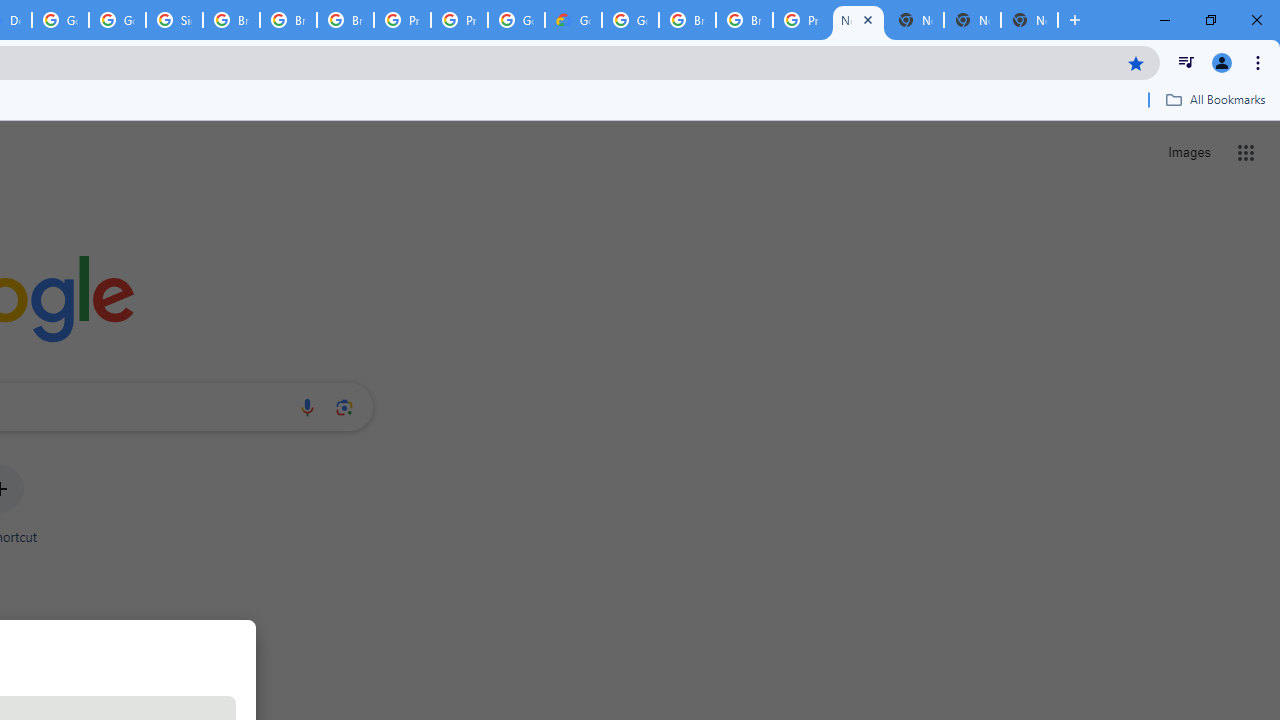 This screenshot has width=1280, height=720. Describe the element at coordinates (1214, 99) in the screenshot. I see `'All Bookmarks'` at that location.